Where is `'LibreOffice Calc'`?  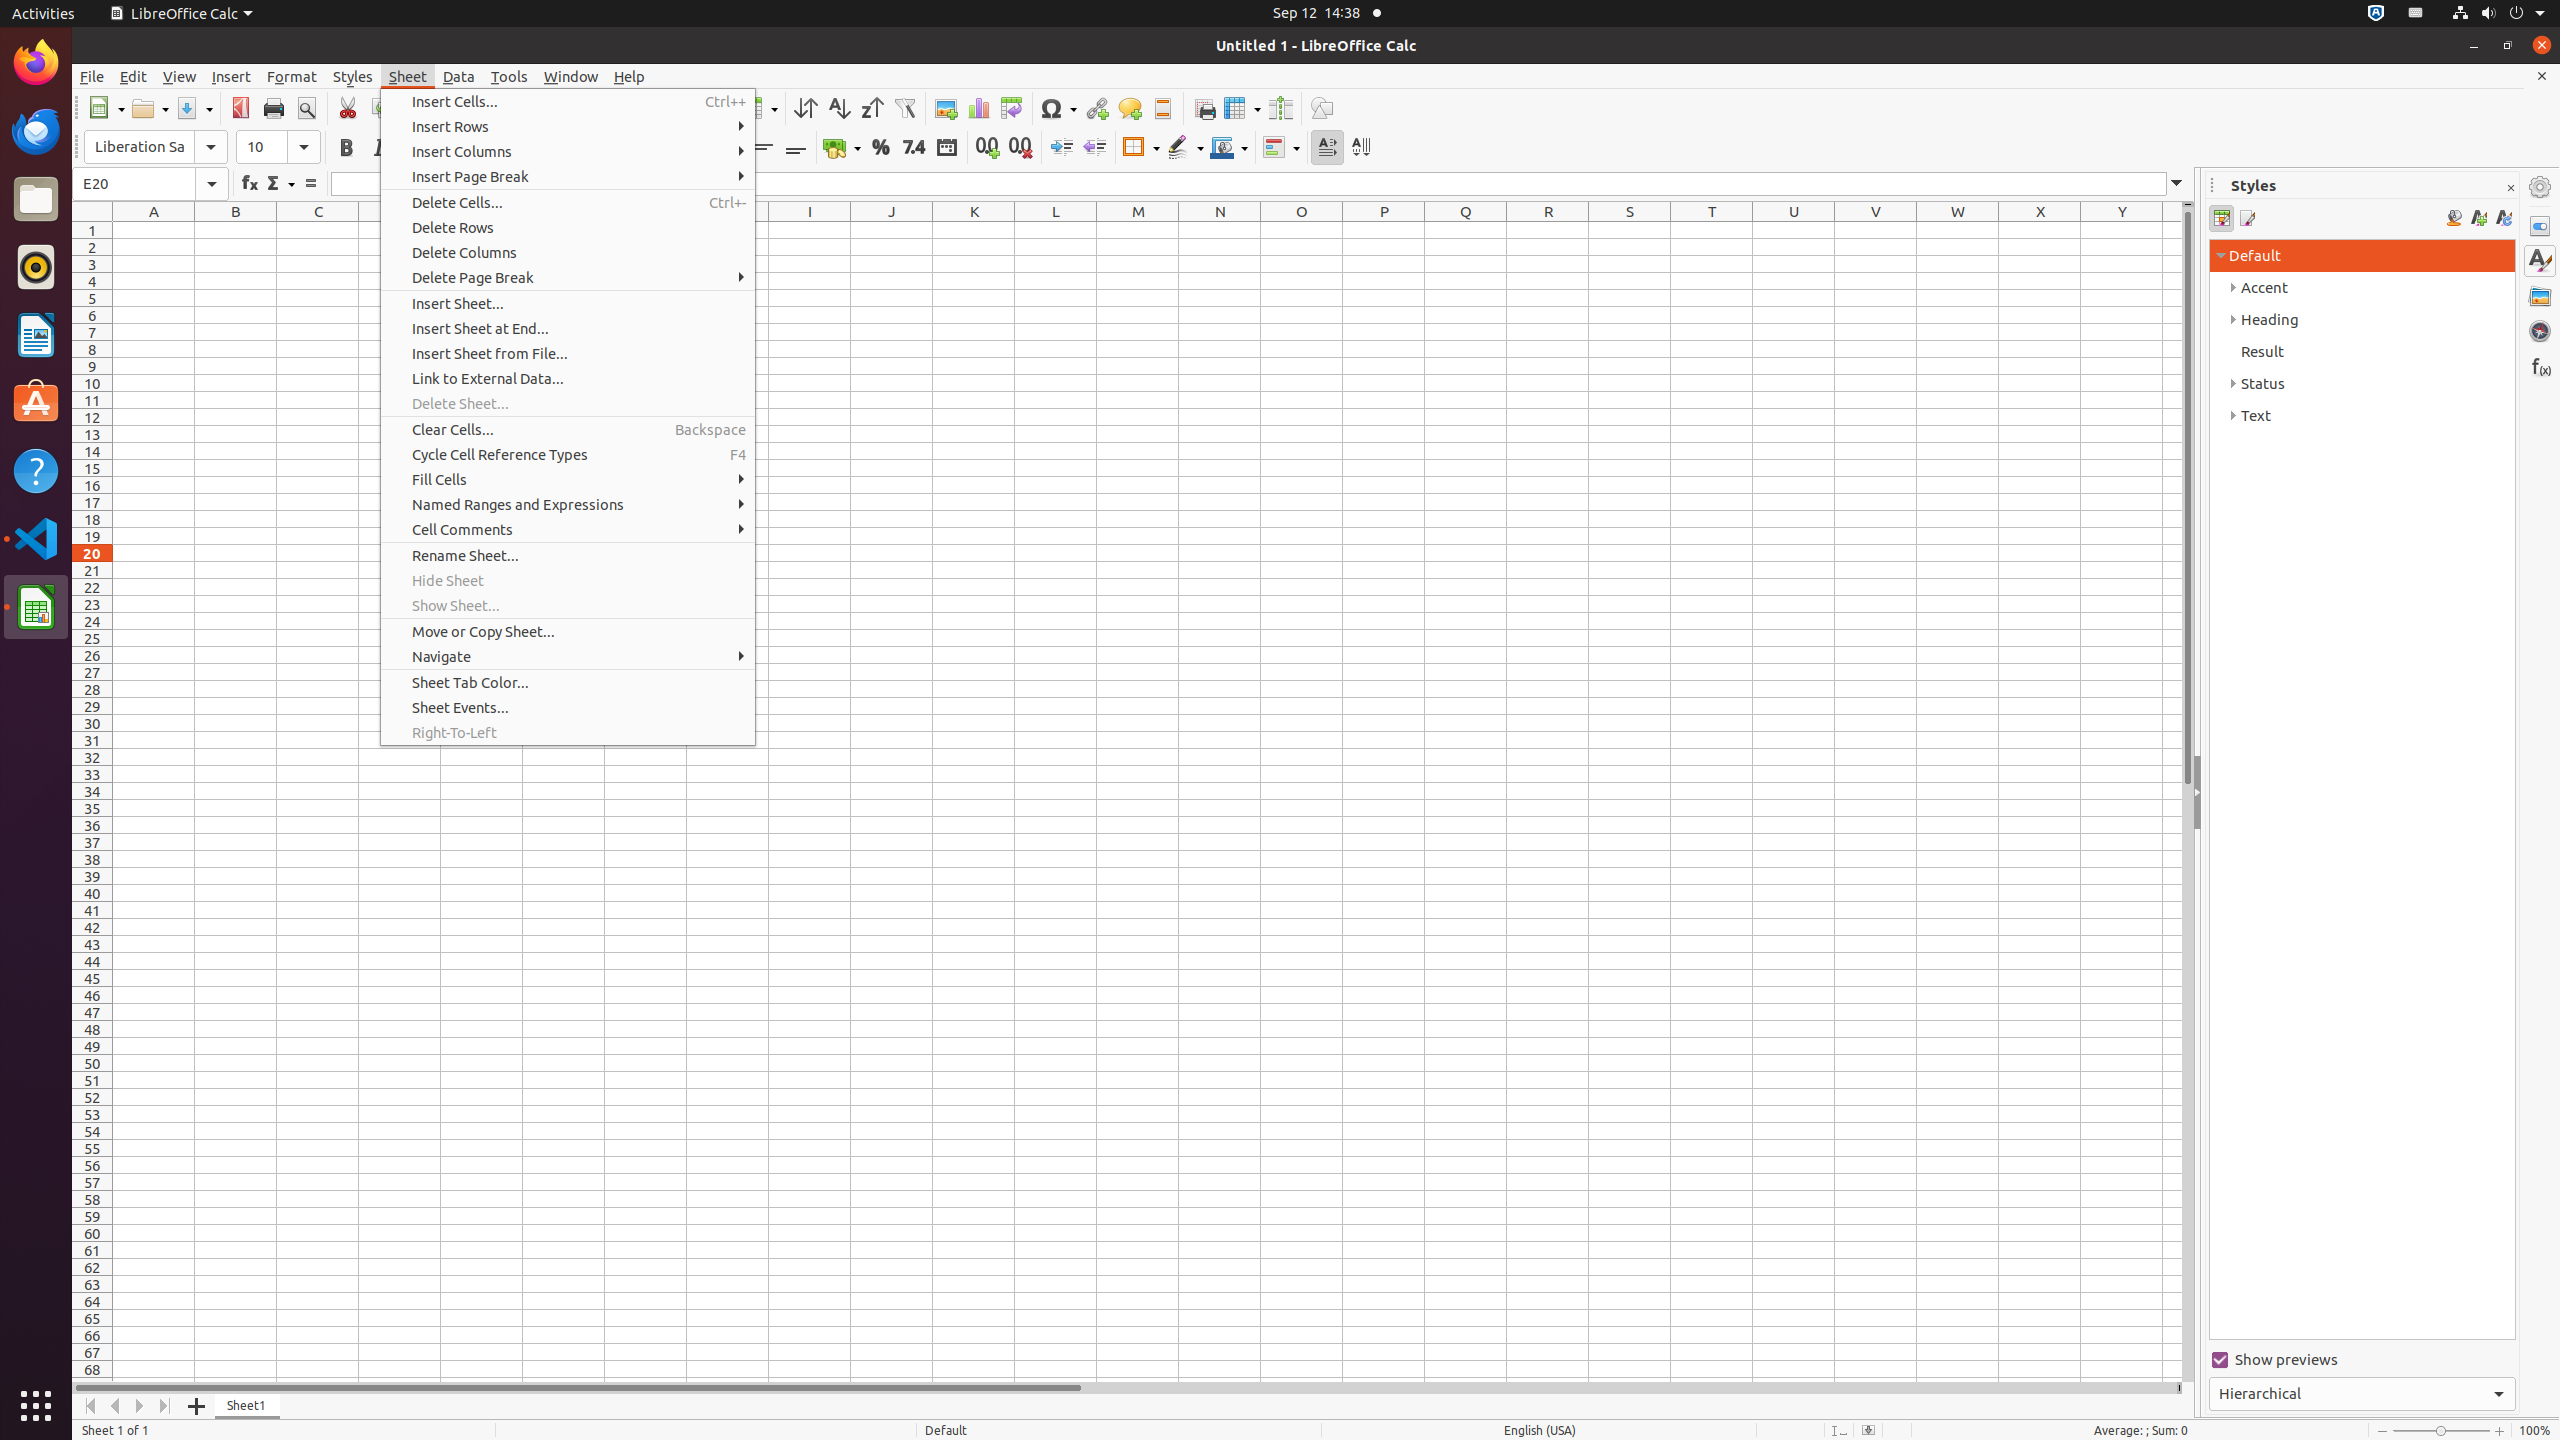 'LibreOffice Calc' is located at coordinates (179, 12).